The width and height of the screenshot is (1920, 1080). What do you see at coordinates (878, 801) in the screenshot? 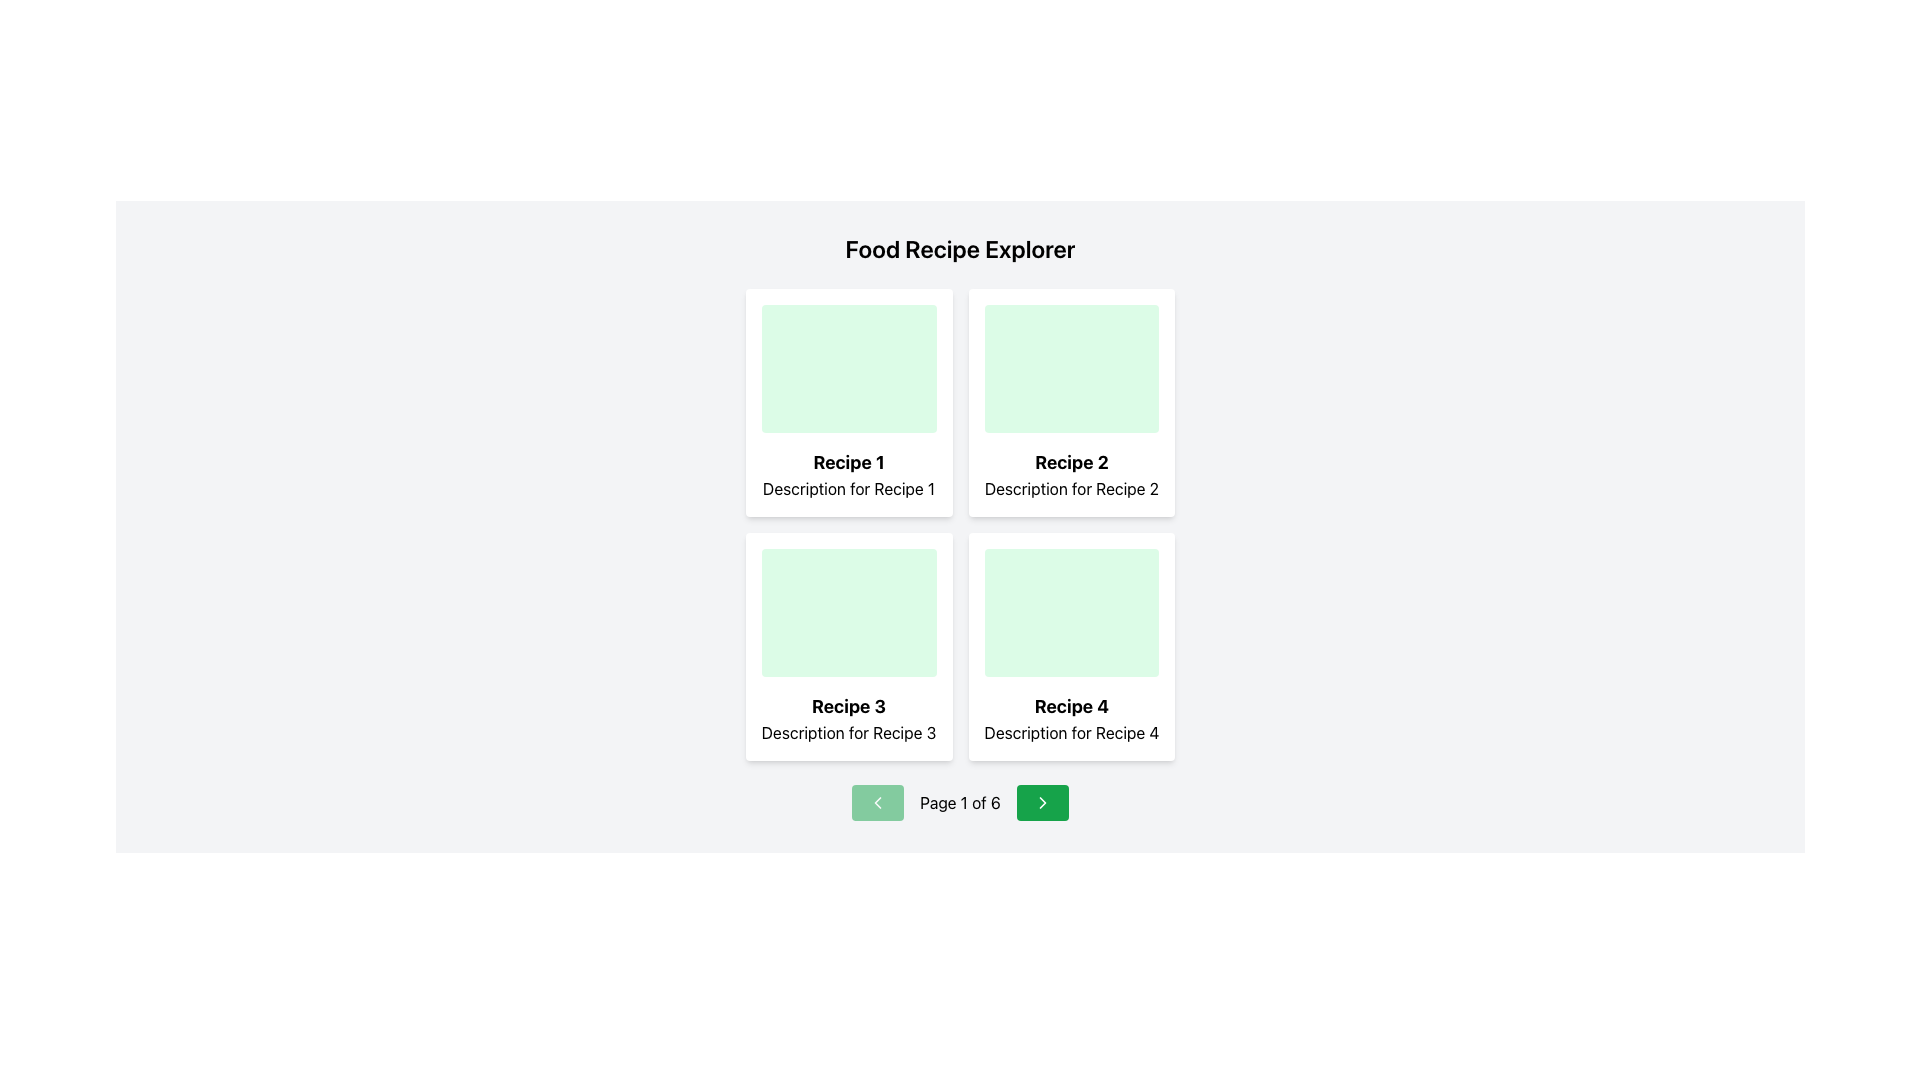
I see `the left-facing chevron icon located within the navigational button area on the left side of the pagination section at the bottom of the page` at bounding box center [878, 801].